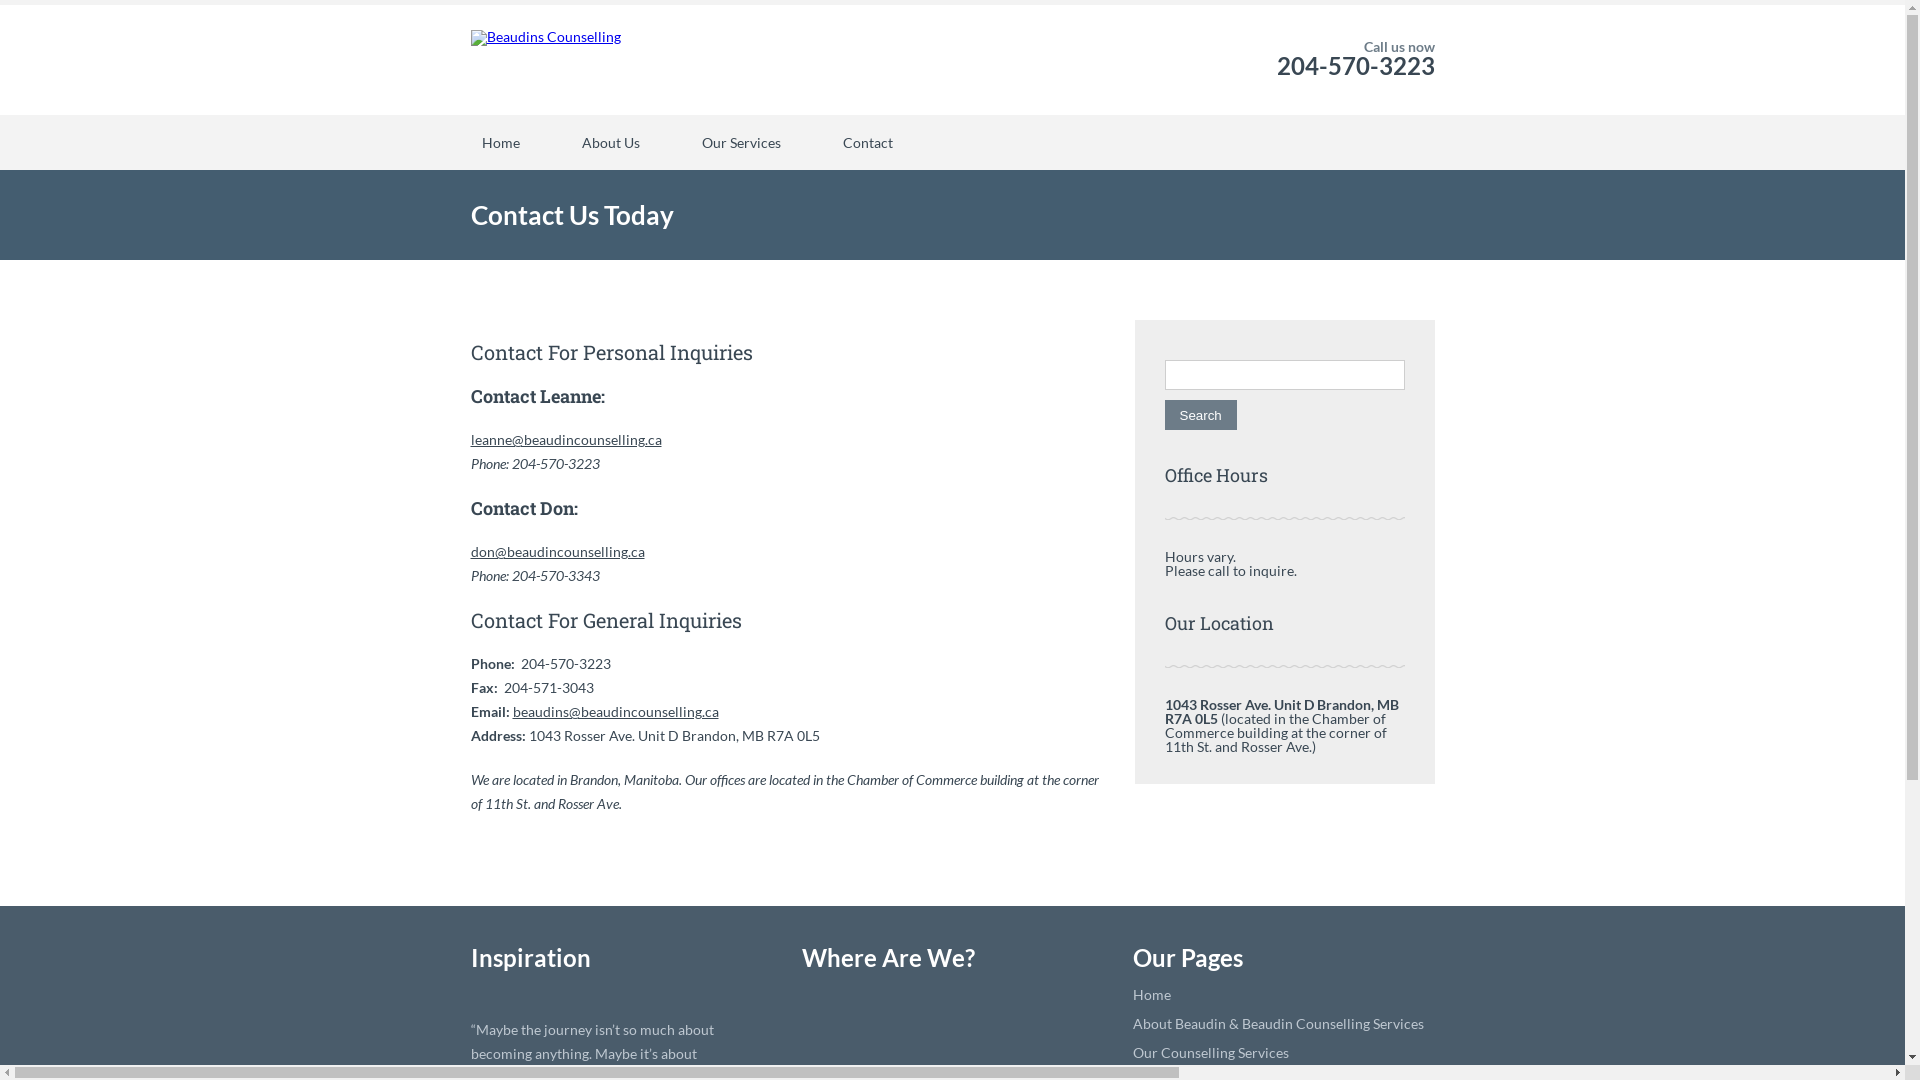 The width and height of the screenshot is (1920, 1080). Describe the element at coordinates (608, 141) in the screenshot. I see `'About Us'` at that location.